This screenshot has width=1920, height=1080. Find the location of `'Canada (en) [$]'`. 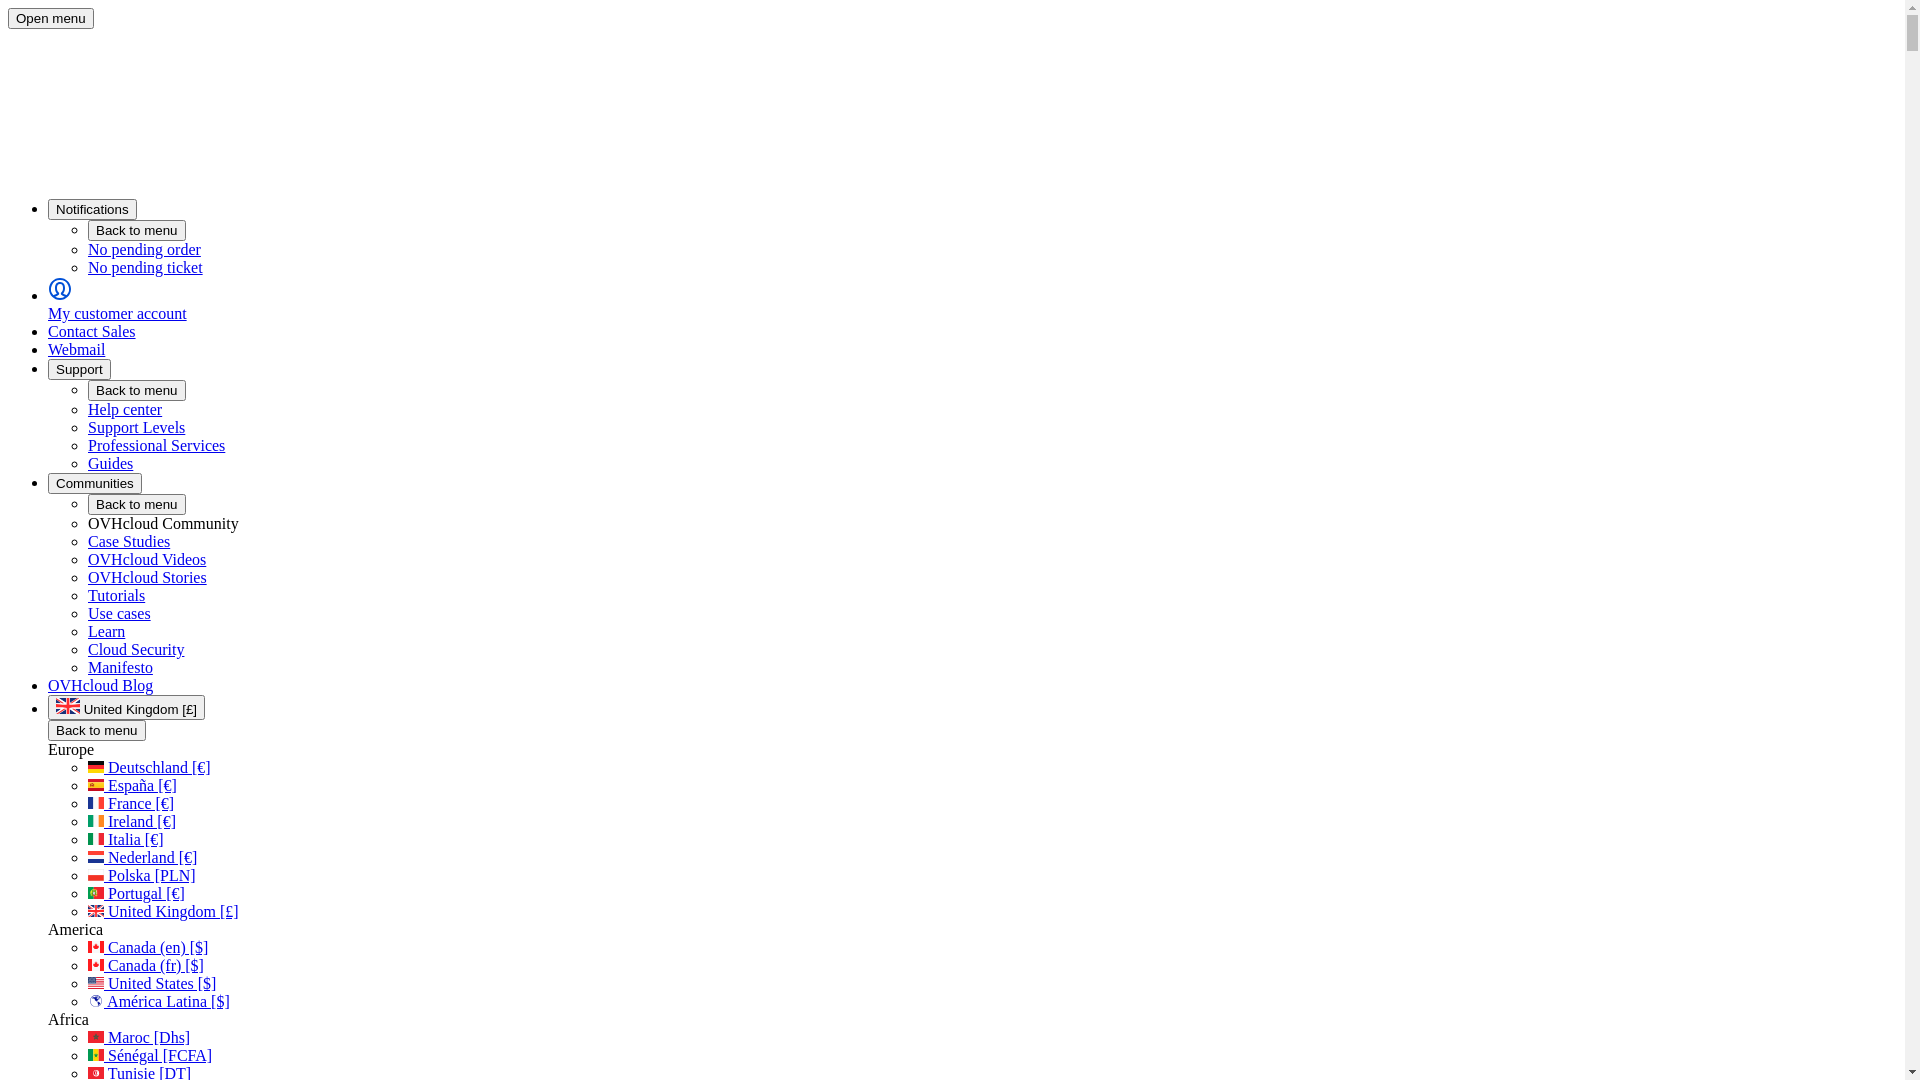

'Canada (en) [$]' is located at coordinates (147, 946).